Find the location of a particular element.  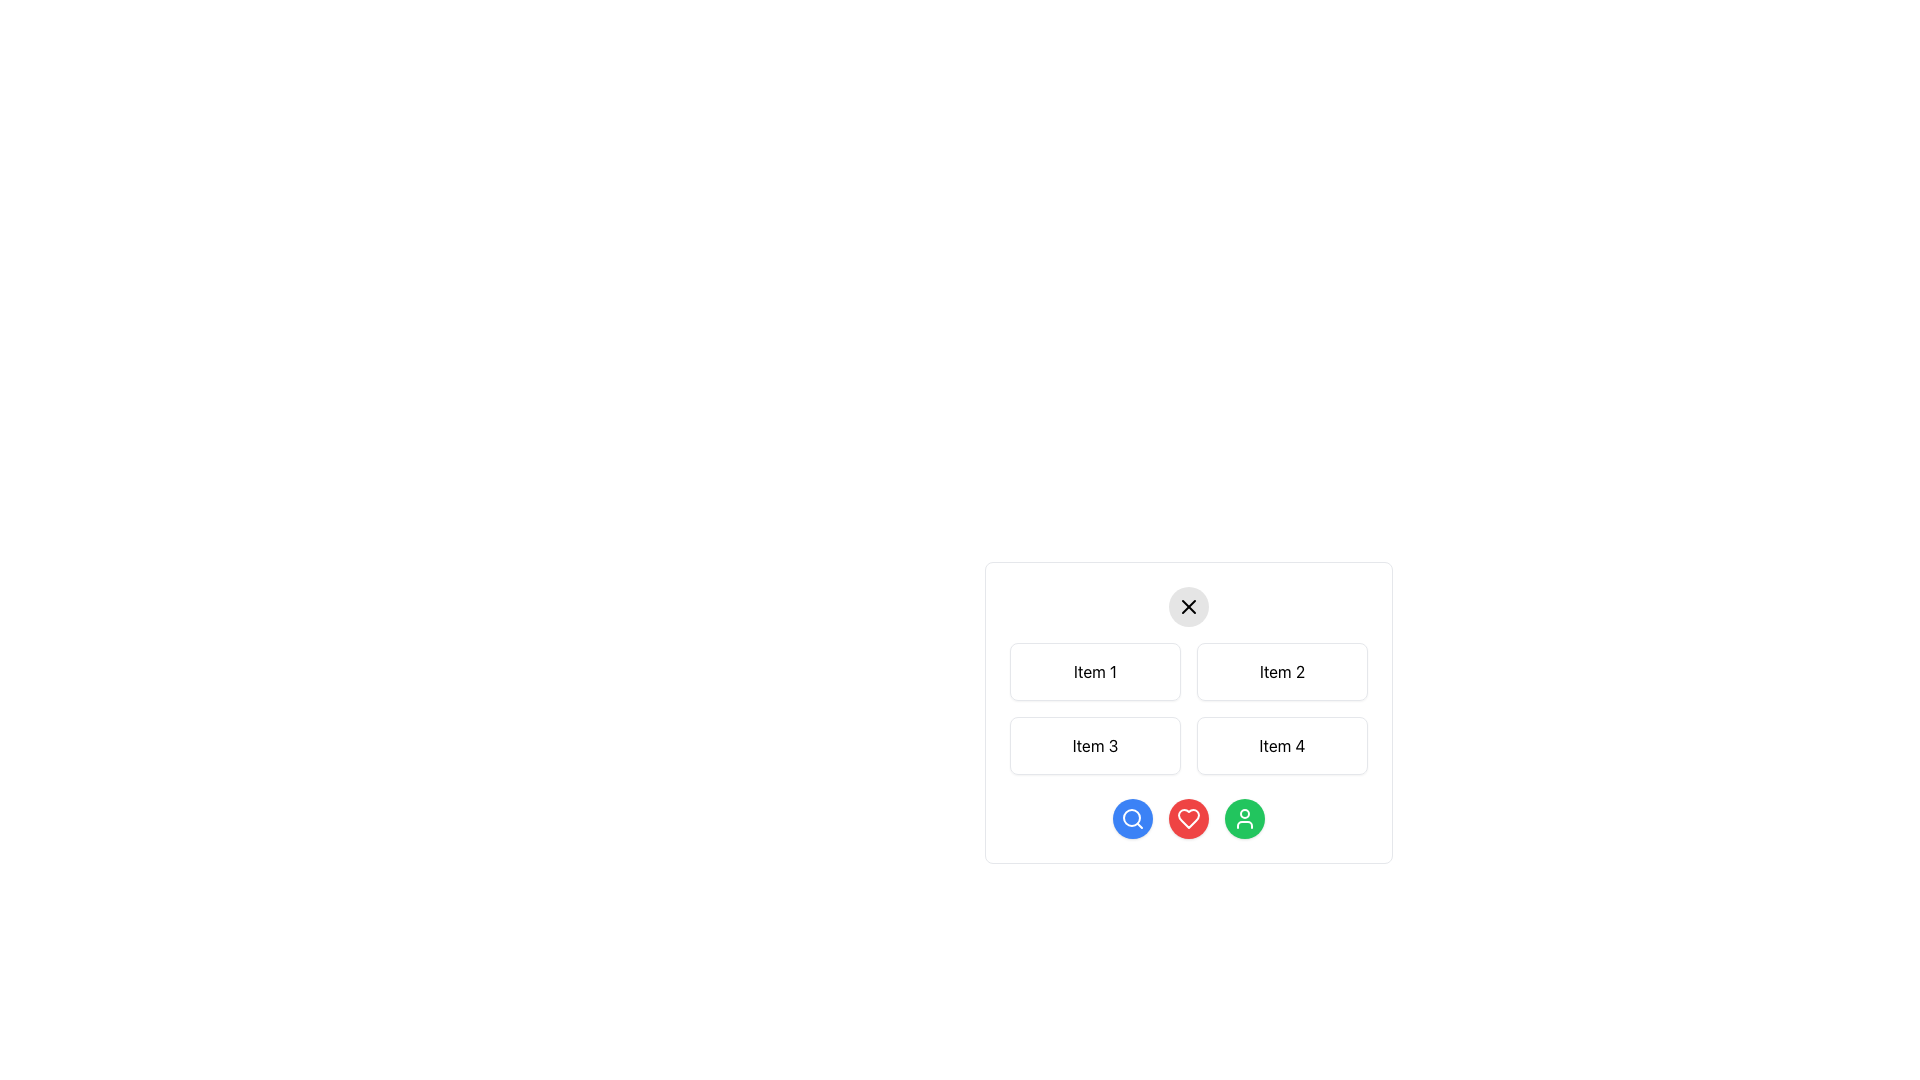

one of the items in the grid labeled 'Item 1', 'Item 2', 'Item 3', or 'Item 4' is located at coordinates (1189, 747).